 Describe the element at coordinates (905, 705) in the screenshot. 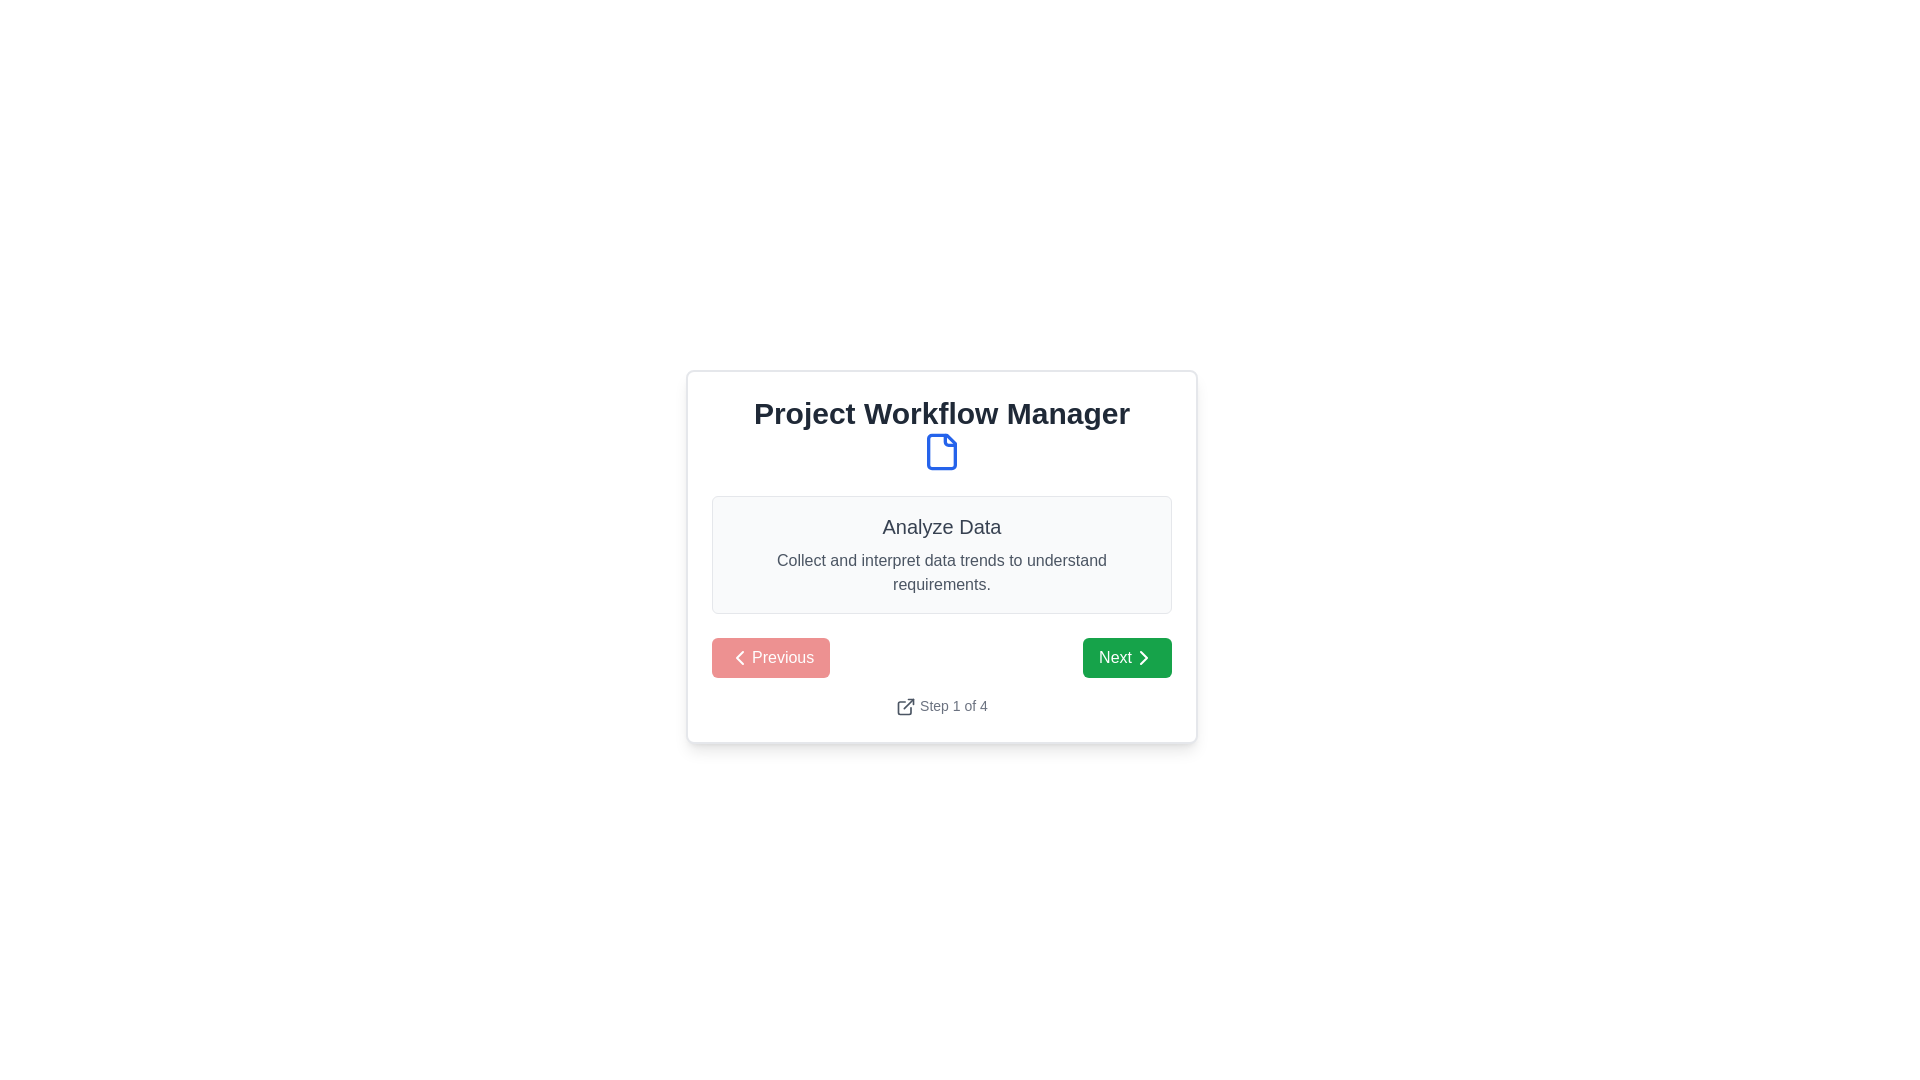

I see `the external link icon located to the immediate left of the text 'Step 1 of 4' within the 'mt-4 text-center' section` at that location.